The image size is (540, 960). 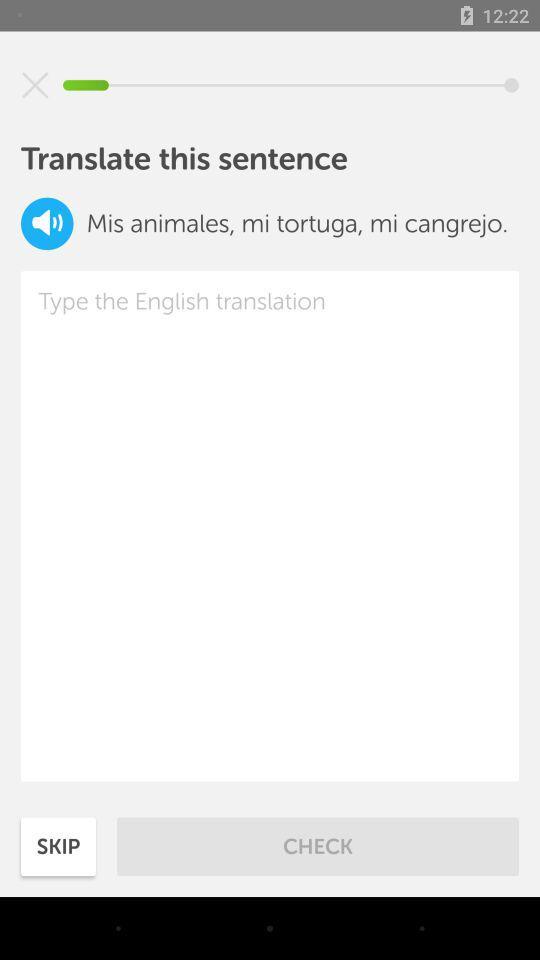 What do you see at coordinates (270, 525) in the screenshot?
I see `type here` at bounding box center [270, 525].